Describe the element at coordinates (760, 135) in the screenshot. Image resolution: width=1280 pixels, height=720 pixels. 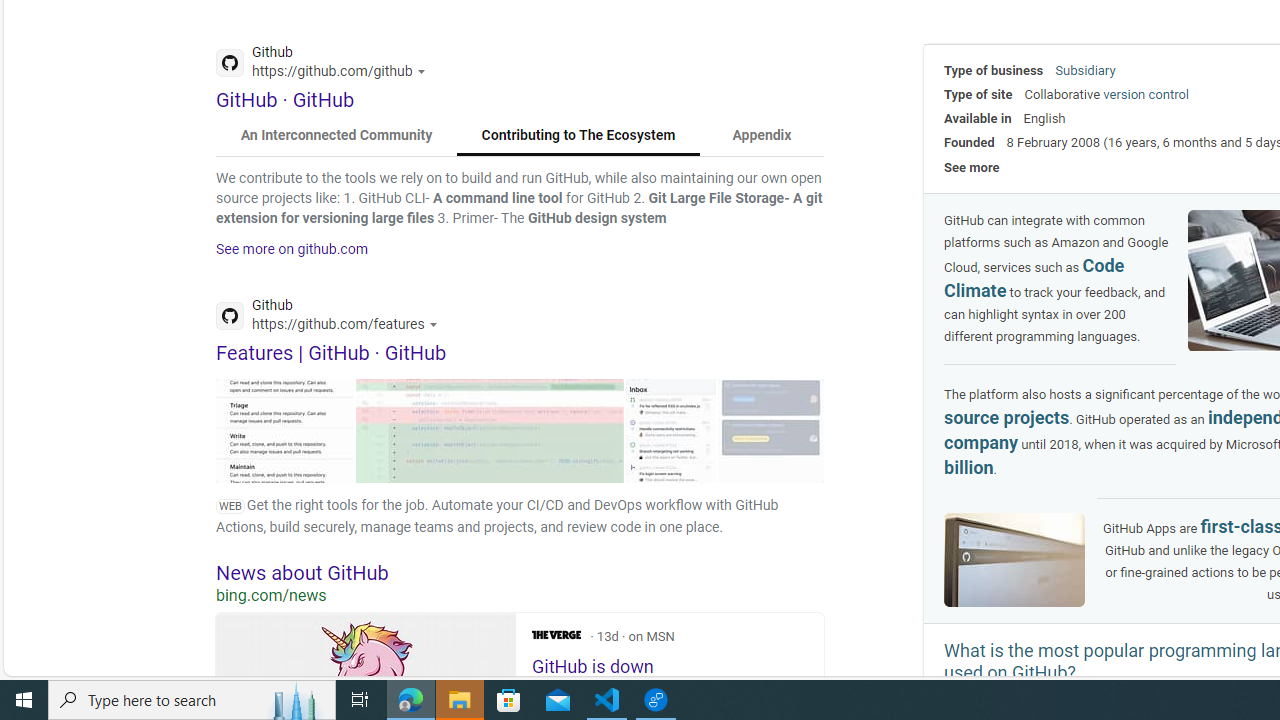
I see `'Appendix'` at that location.